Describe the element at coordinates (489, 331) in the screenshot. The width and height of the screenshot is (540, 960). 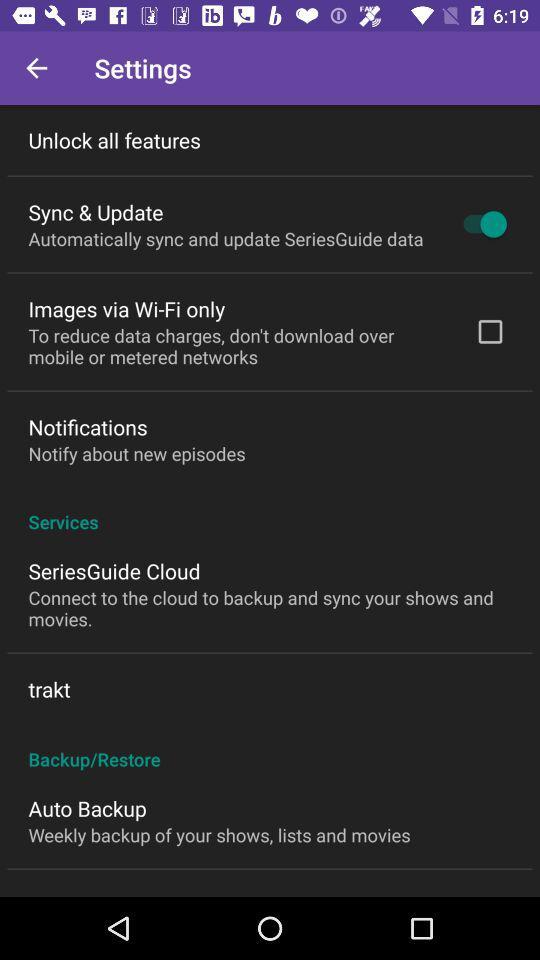
I see `item on the right` at that location.